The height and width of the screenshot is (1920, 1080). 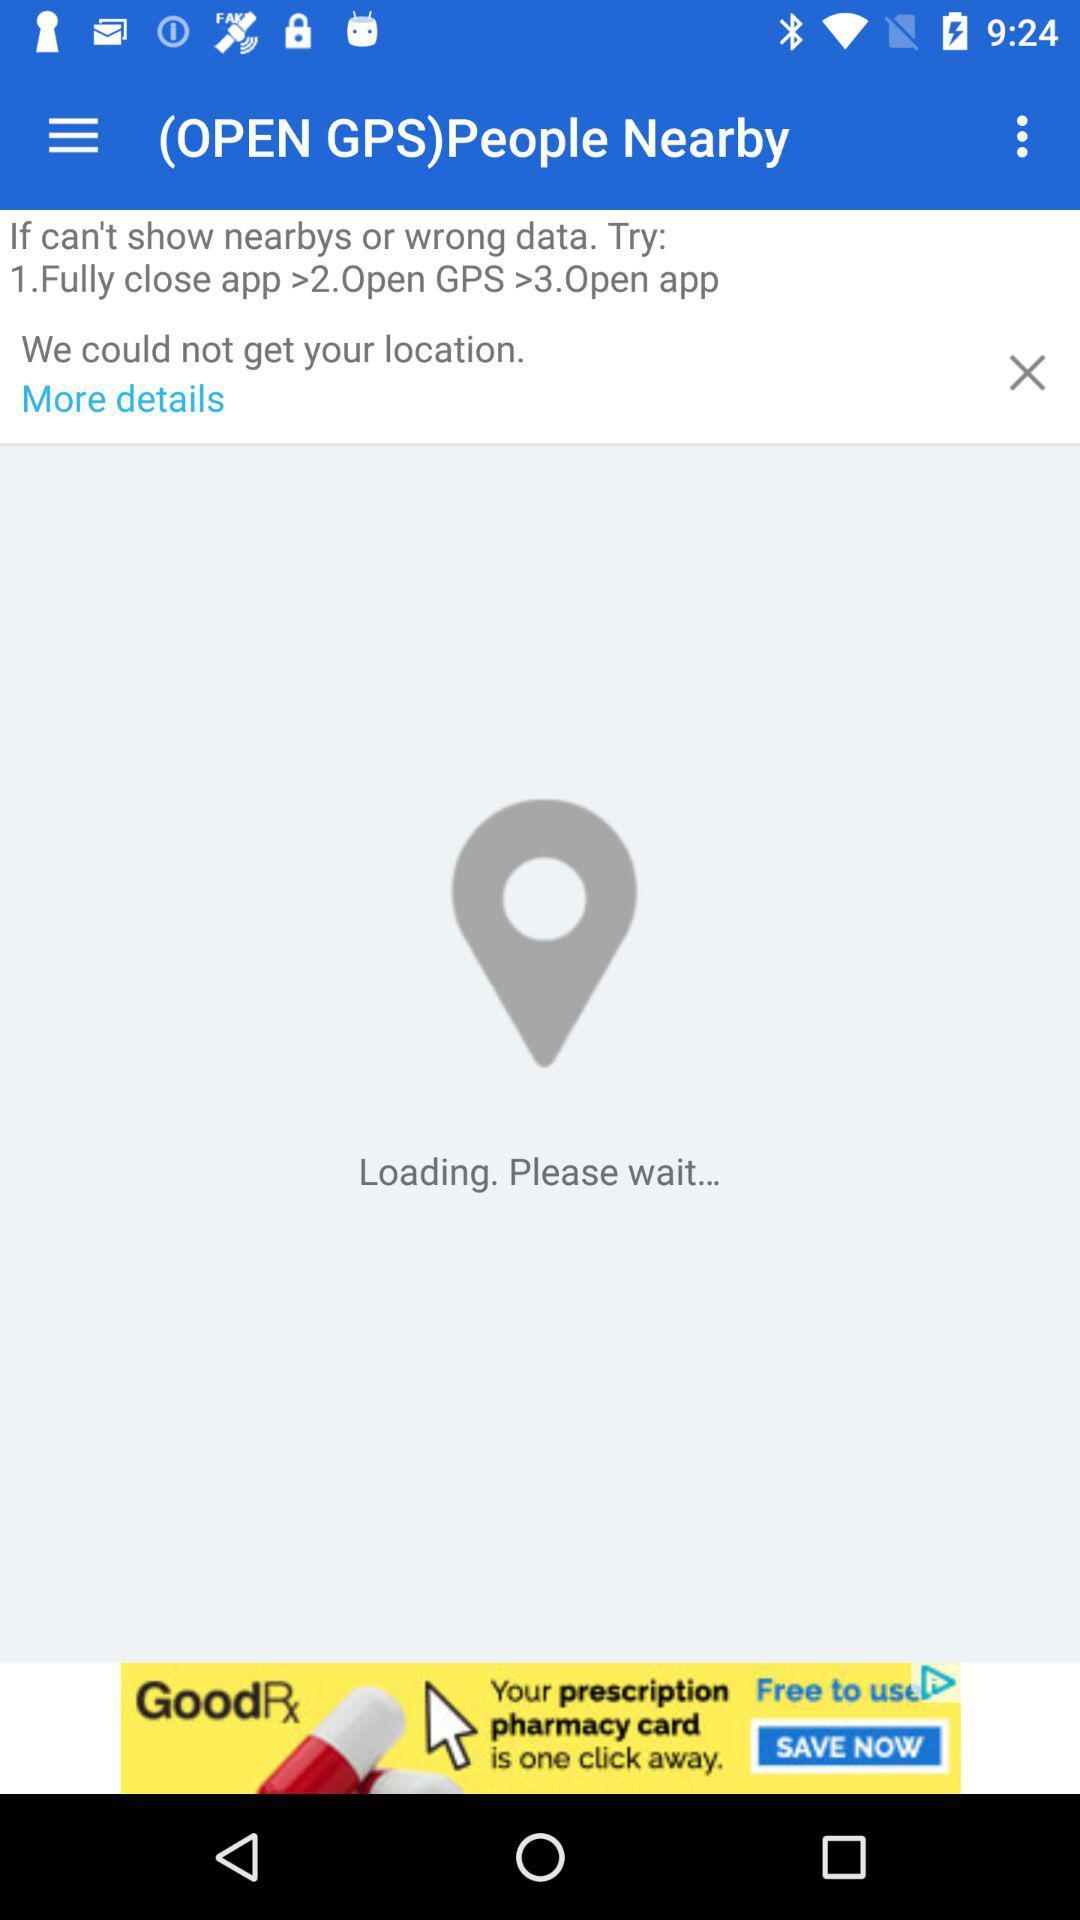 What do you see at coordinates (1027, 372) in the screenshot?
I see `the close icon` at bounding box center [1027, 372].